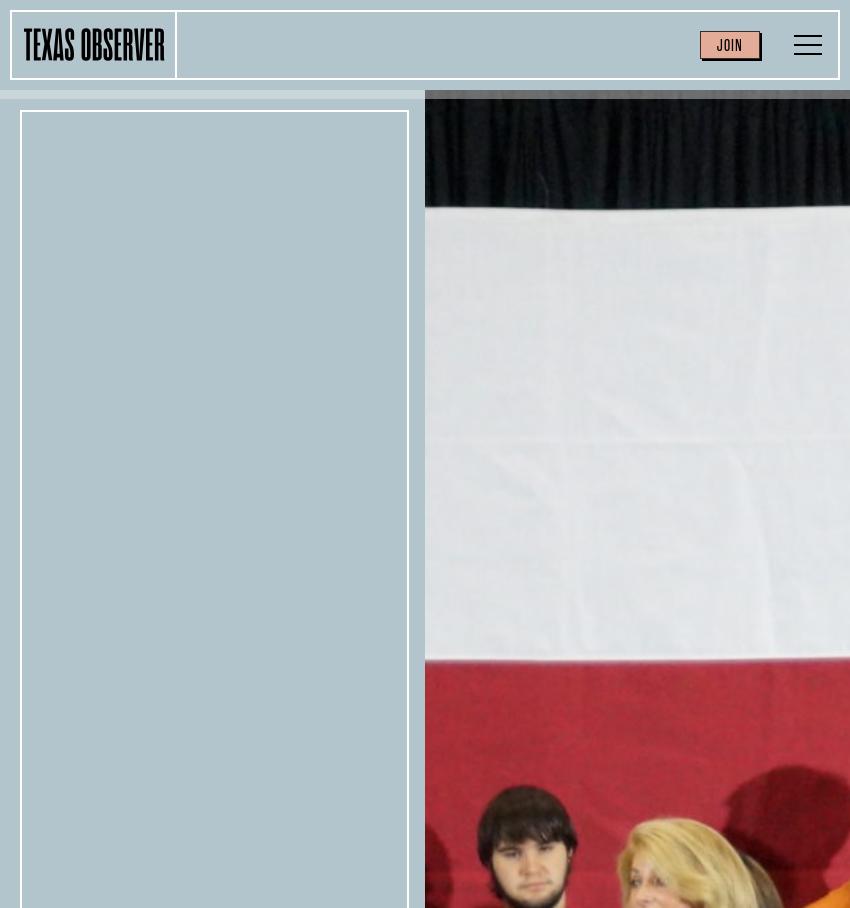  I want to click on 'Archives', so click(82, 732).